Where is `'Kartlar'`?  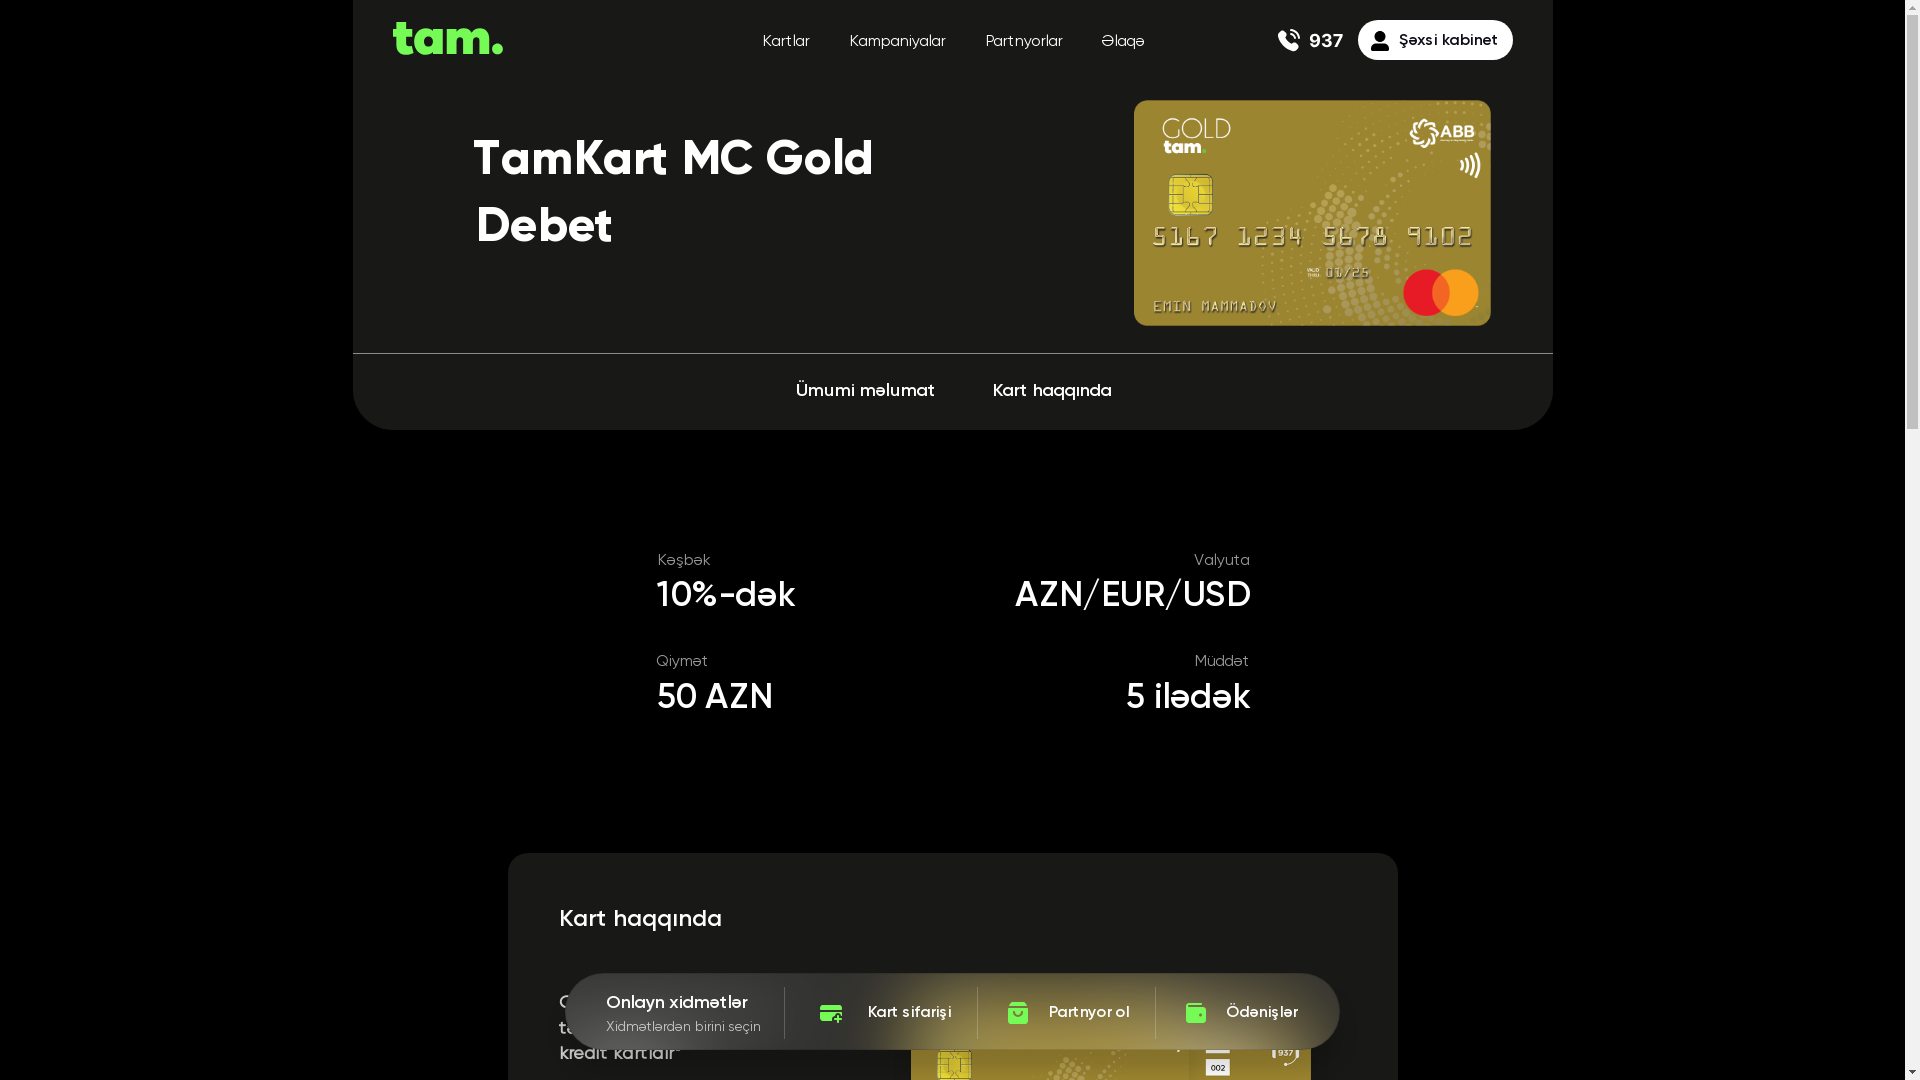
'Kartlar' is located at coordinates (784, 42).